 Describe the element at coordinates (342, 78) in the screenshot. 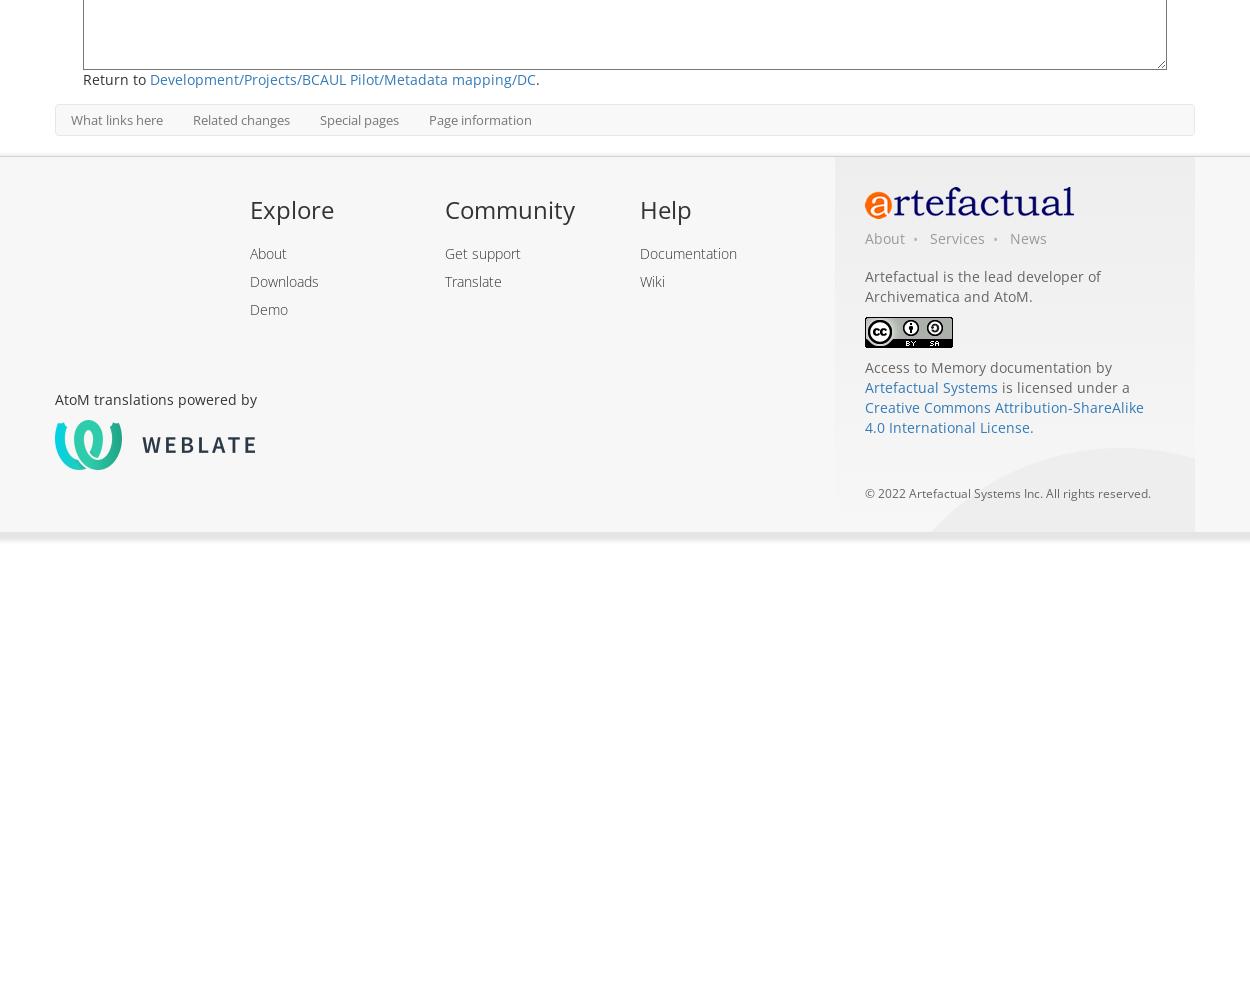

I see `'Development/Projects/BCAUL Pilot/Metadata mapping/DC'` at that location.